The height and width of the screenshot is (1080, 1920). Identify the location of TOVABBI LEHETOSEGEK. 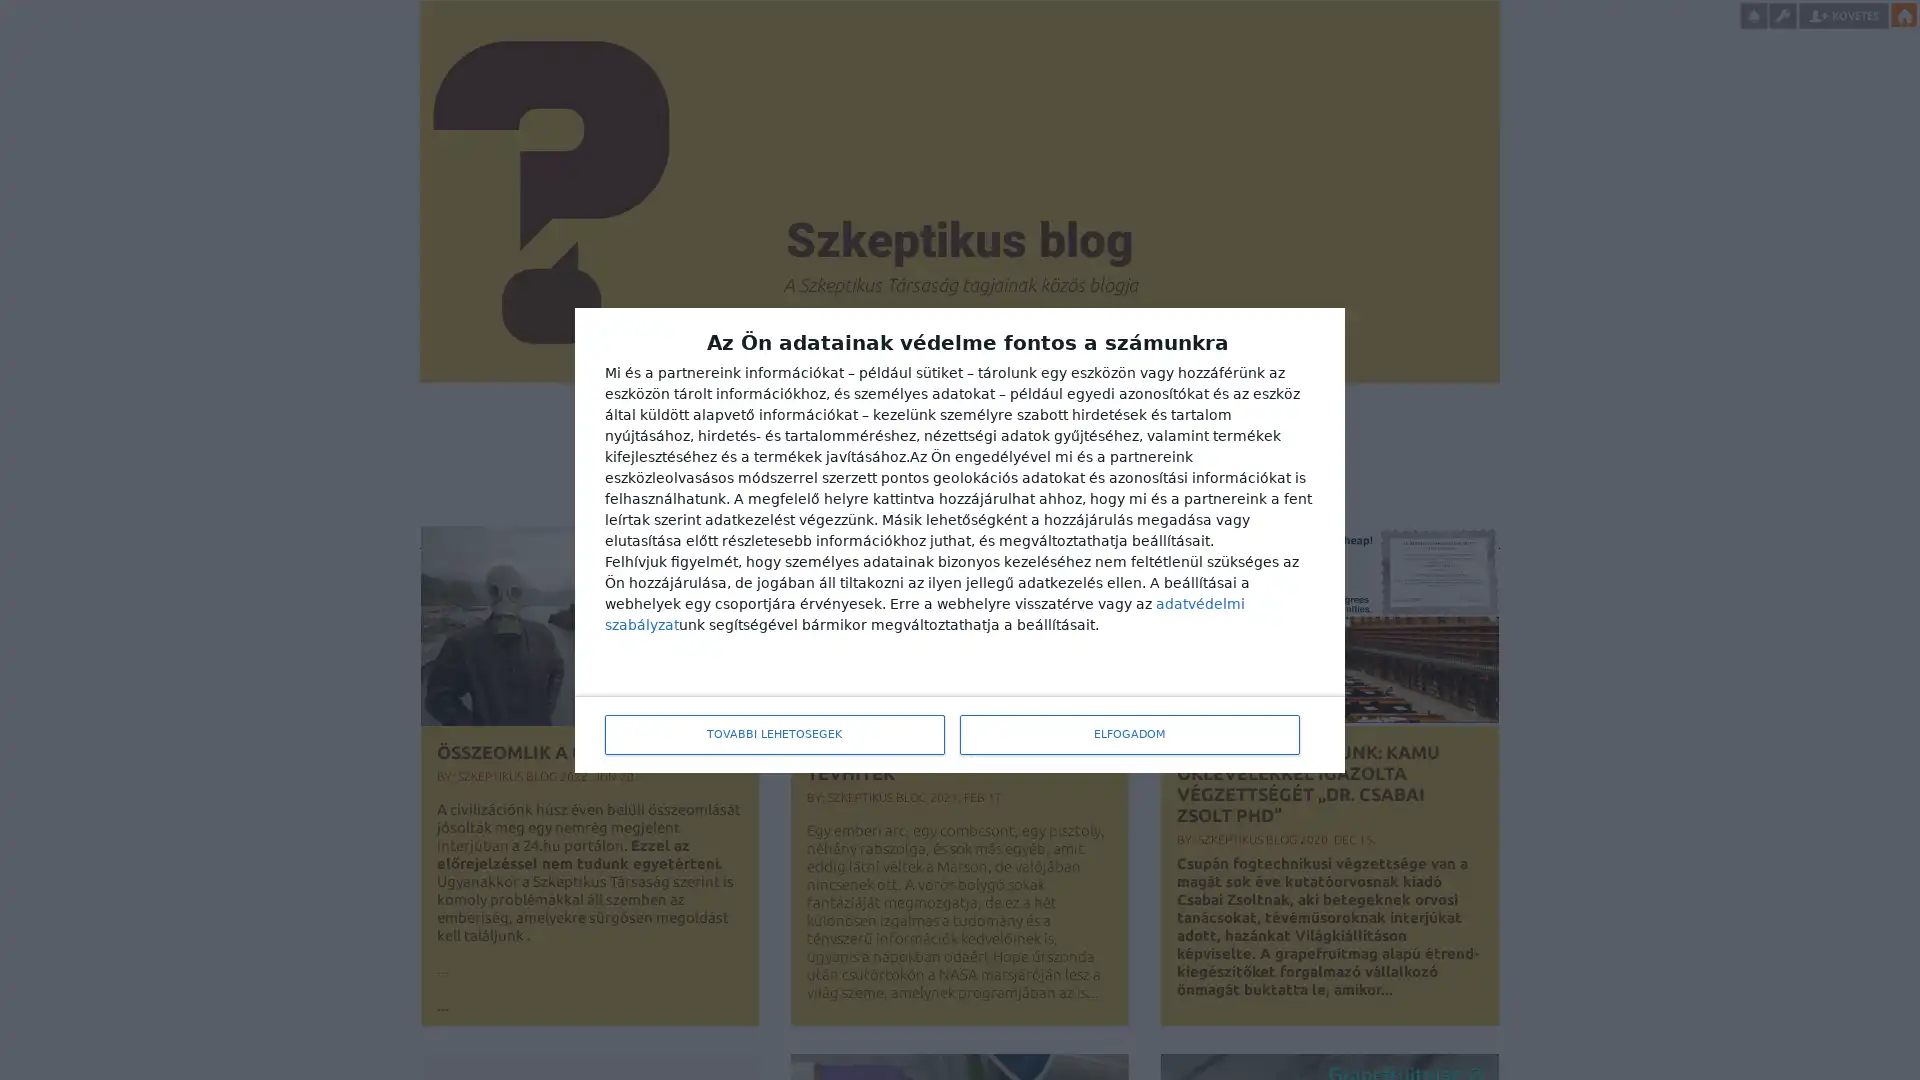
(773, 733).